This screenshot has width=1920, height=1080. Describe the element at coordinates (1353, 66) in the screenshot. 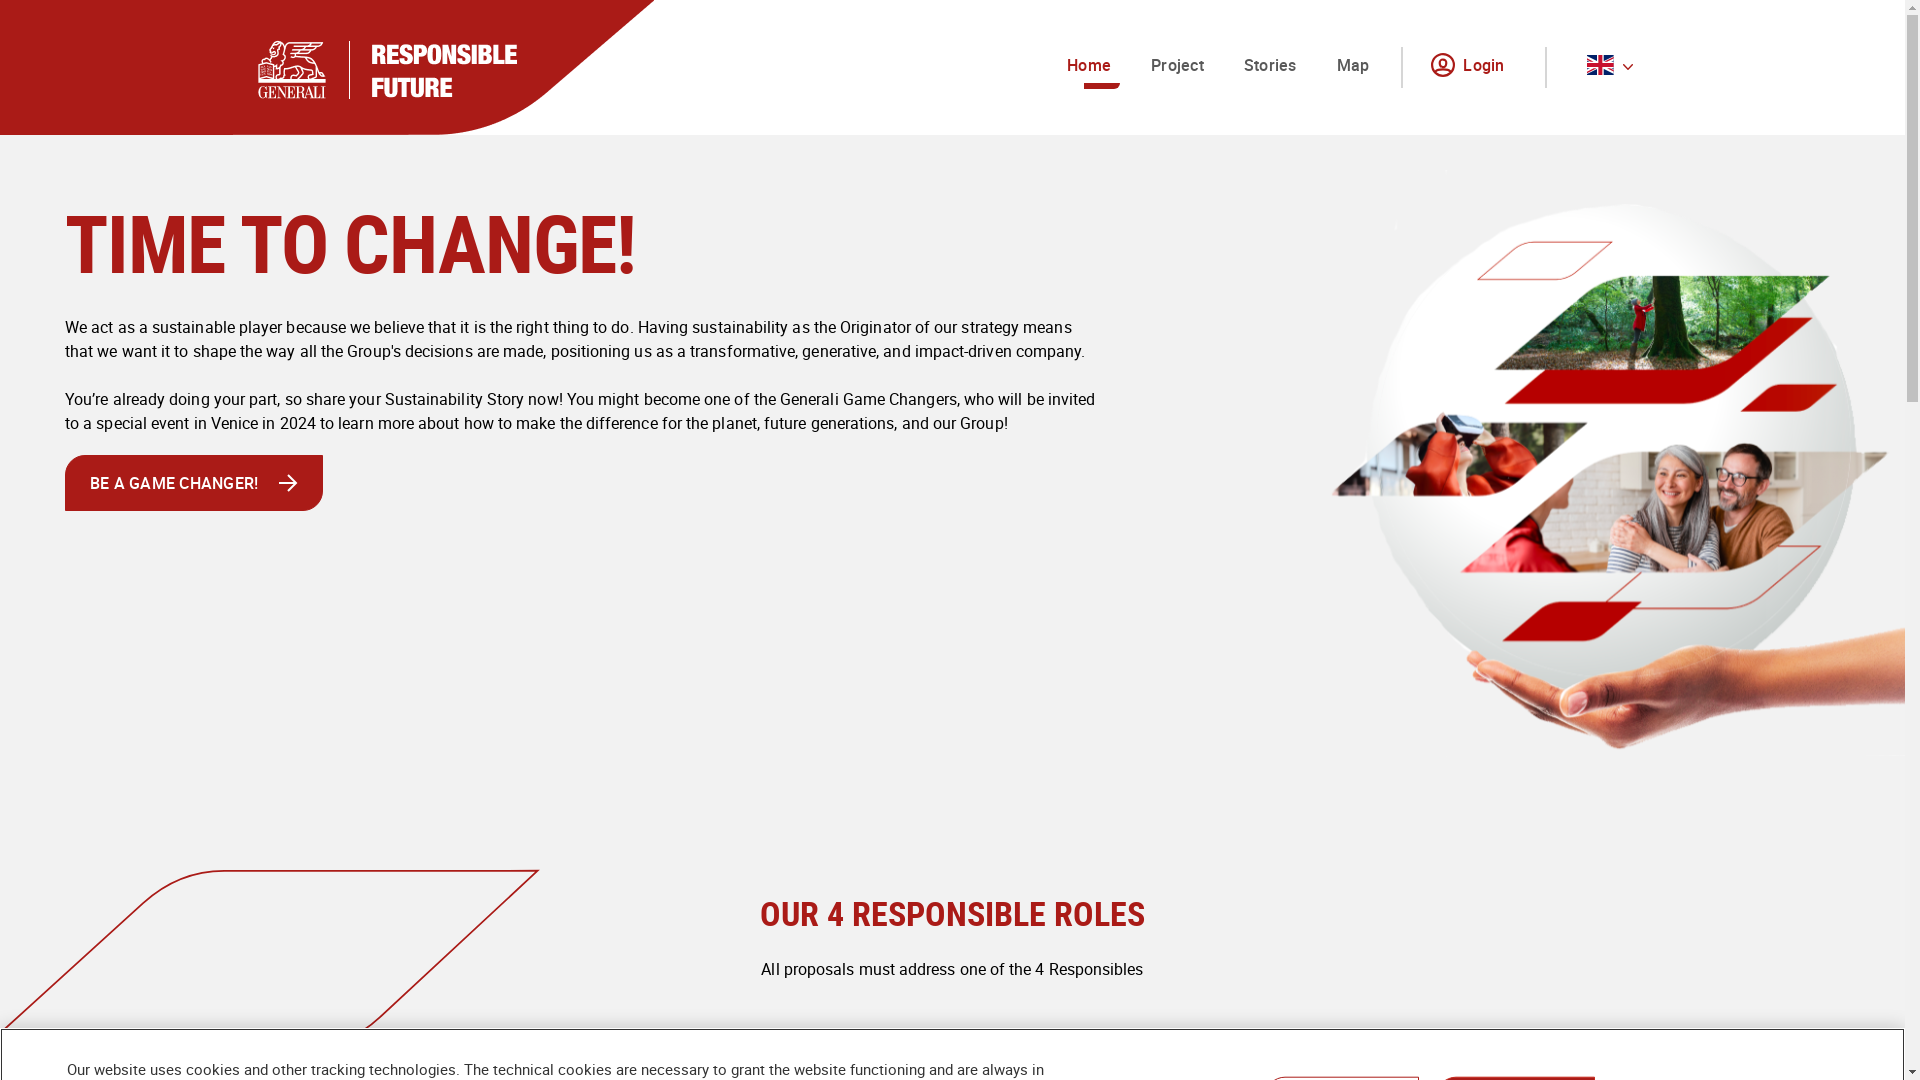

I see `'Map'` at that location.